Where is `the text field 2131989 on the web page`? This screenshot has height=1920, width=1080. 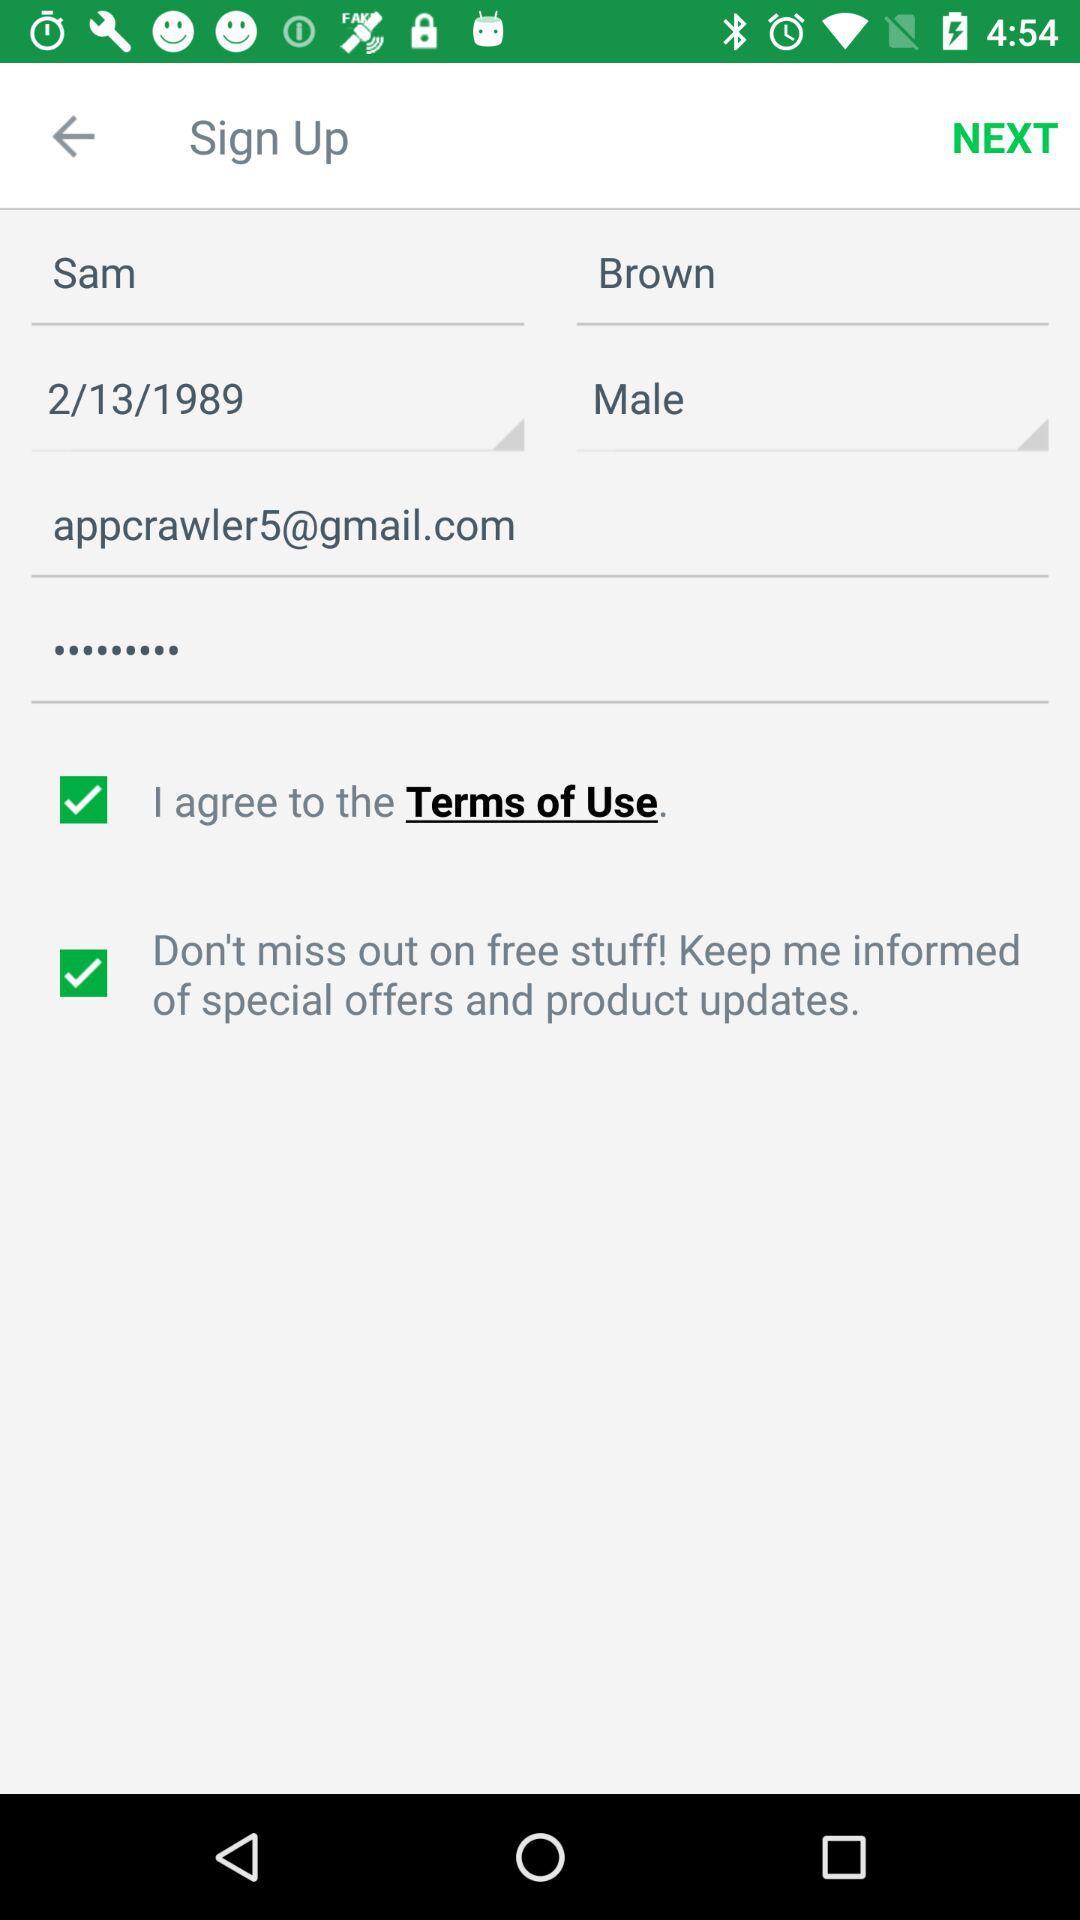 the text field 2131989 on the web page is located at coordinates (277, 398).